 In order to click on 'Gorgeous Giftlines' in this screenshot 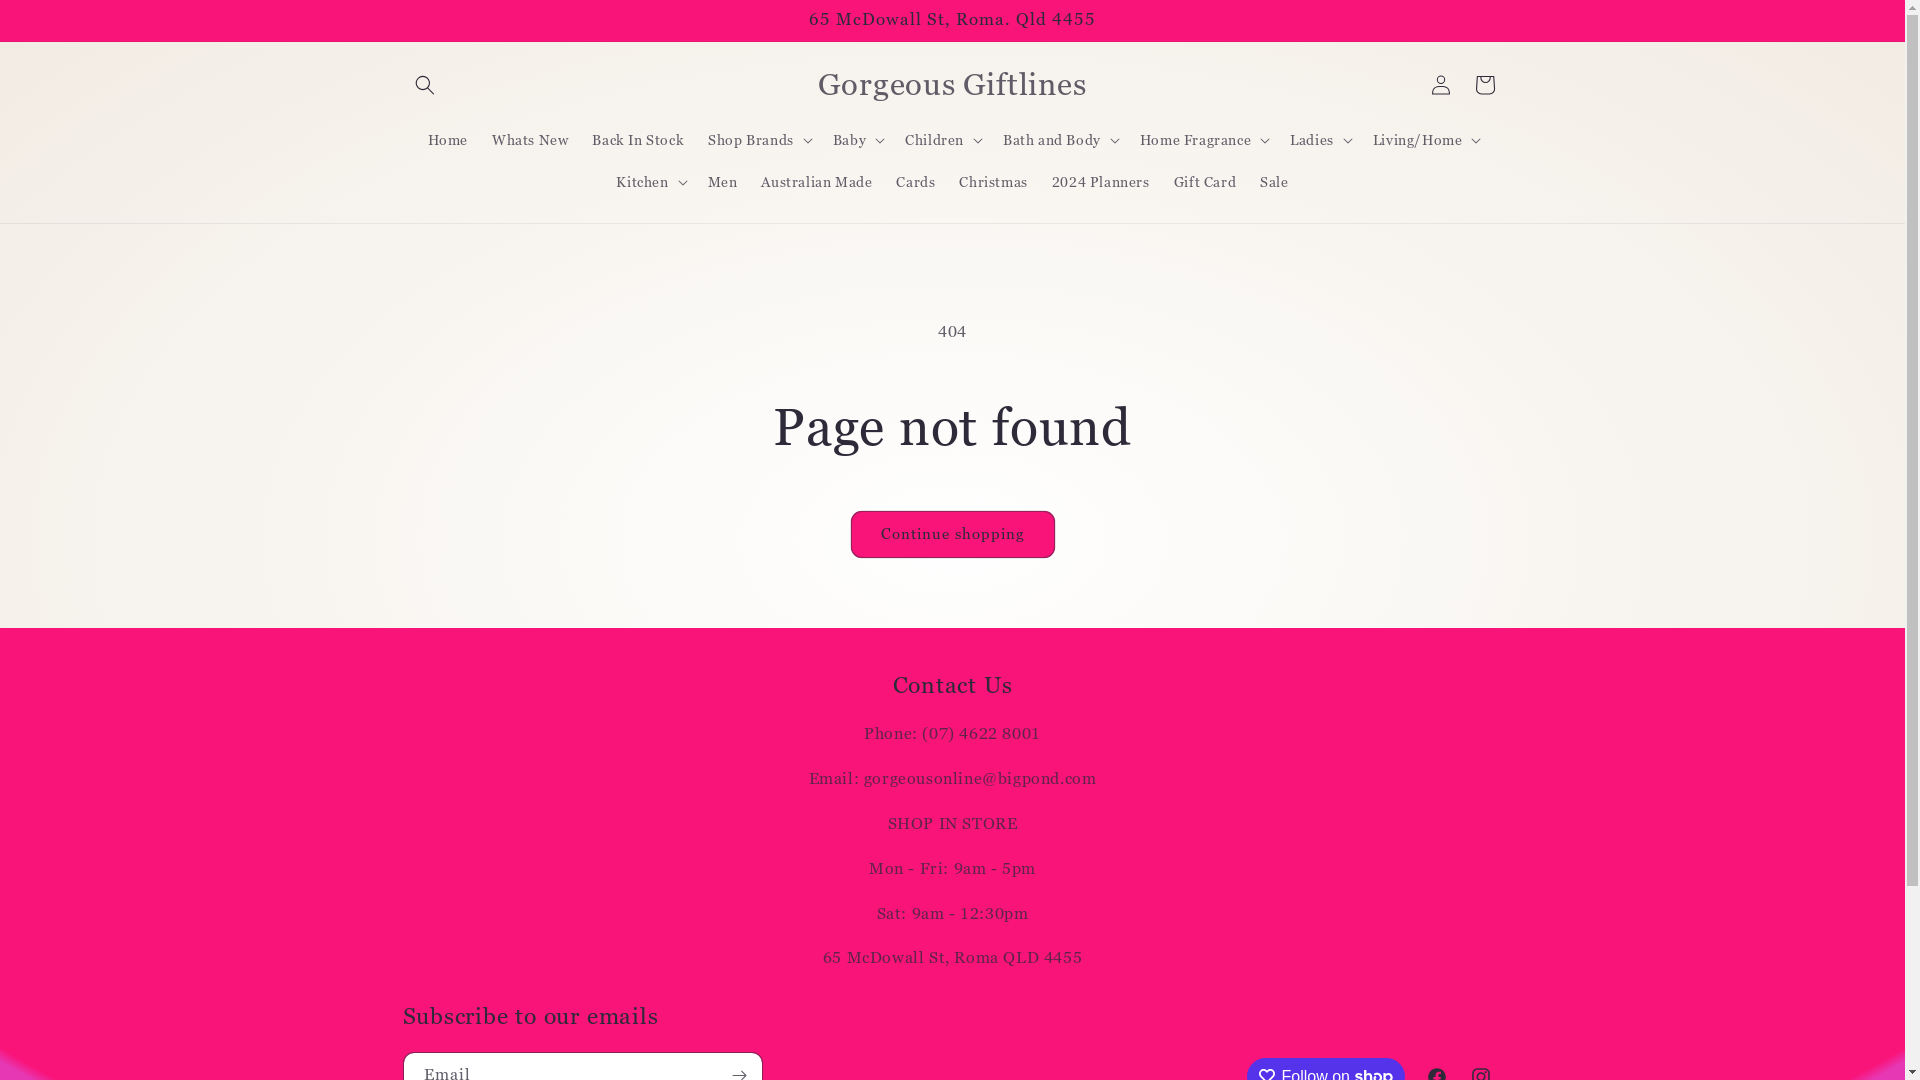, I will do `click(811, 83)`.